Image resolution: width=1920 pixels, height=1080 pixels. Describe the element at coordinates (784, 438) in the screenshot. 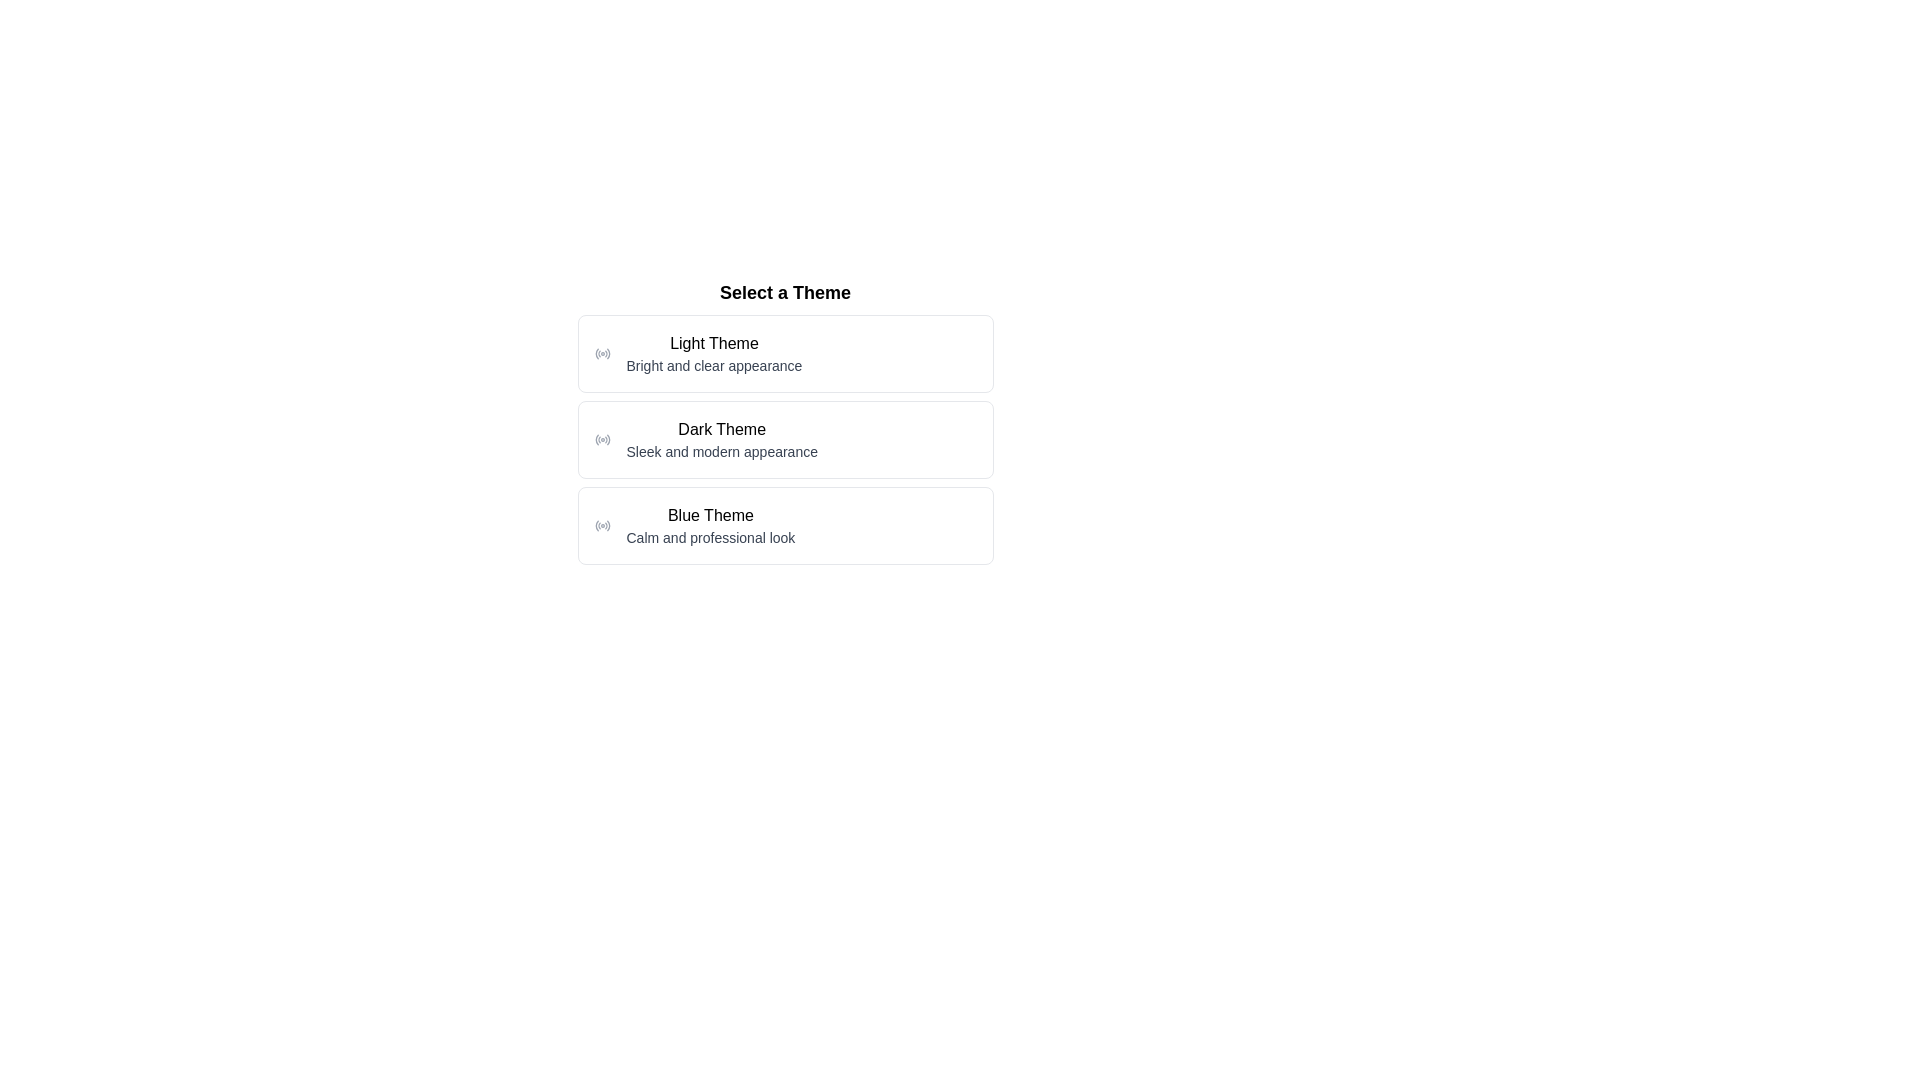

I see `the 'Dark Theme' selectable list item, which is the second item in the theme options list` at that location.